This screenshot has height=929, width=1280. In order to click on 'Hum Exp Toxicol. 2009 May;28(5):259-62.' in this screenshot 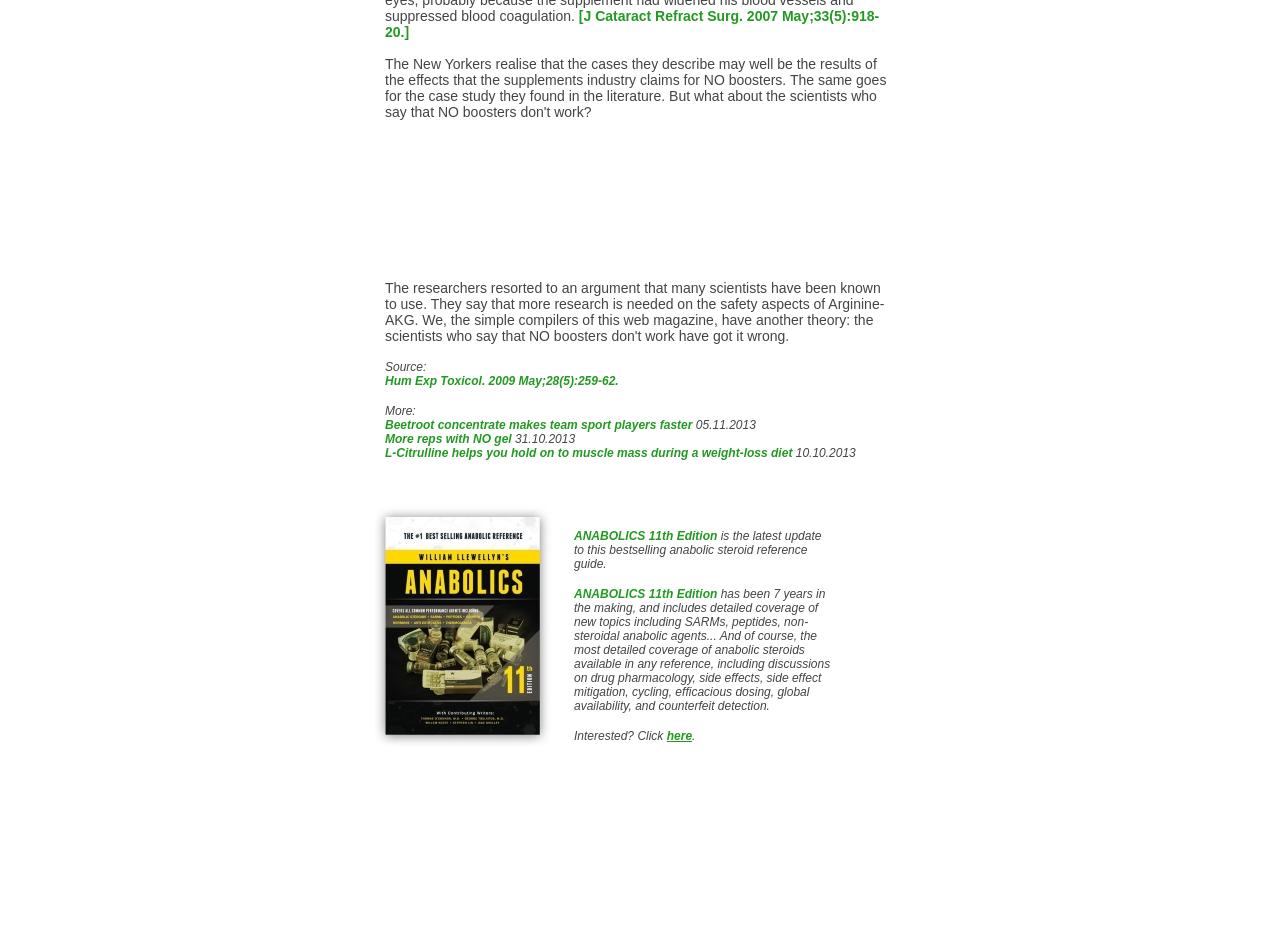, I will do `click(501, 379)`.